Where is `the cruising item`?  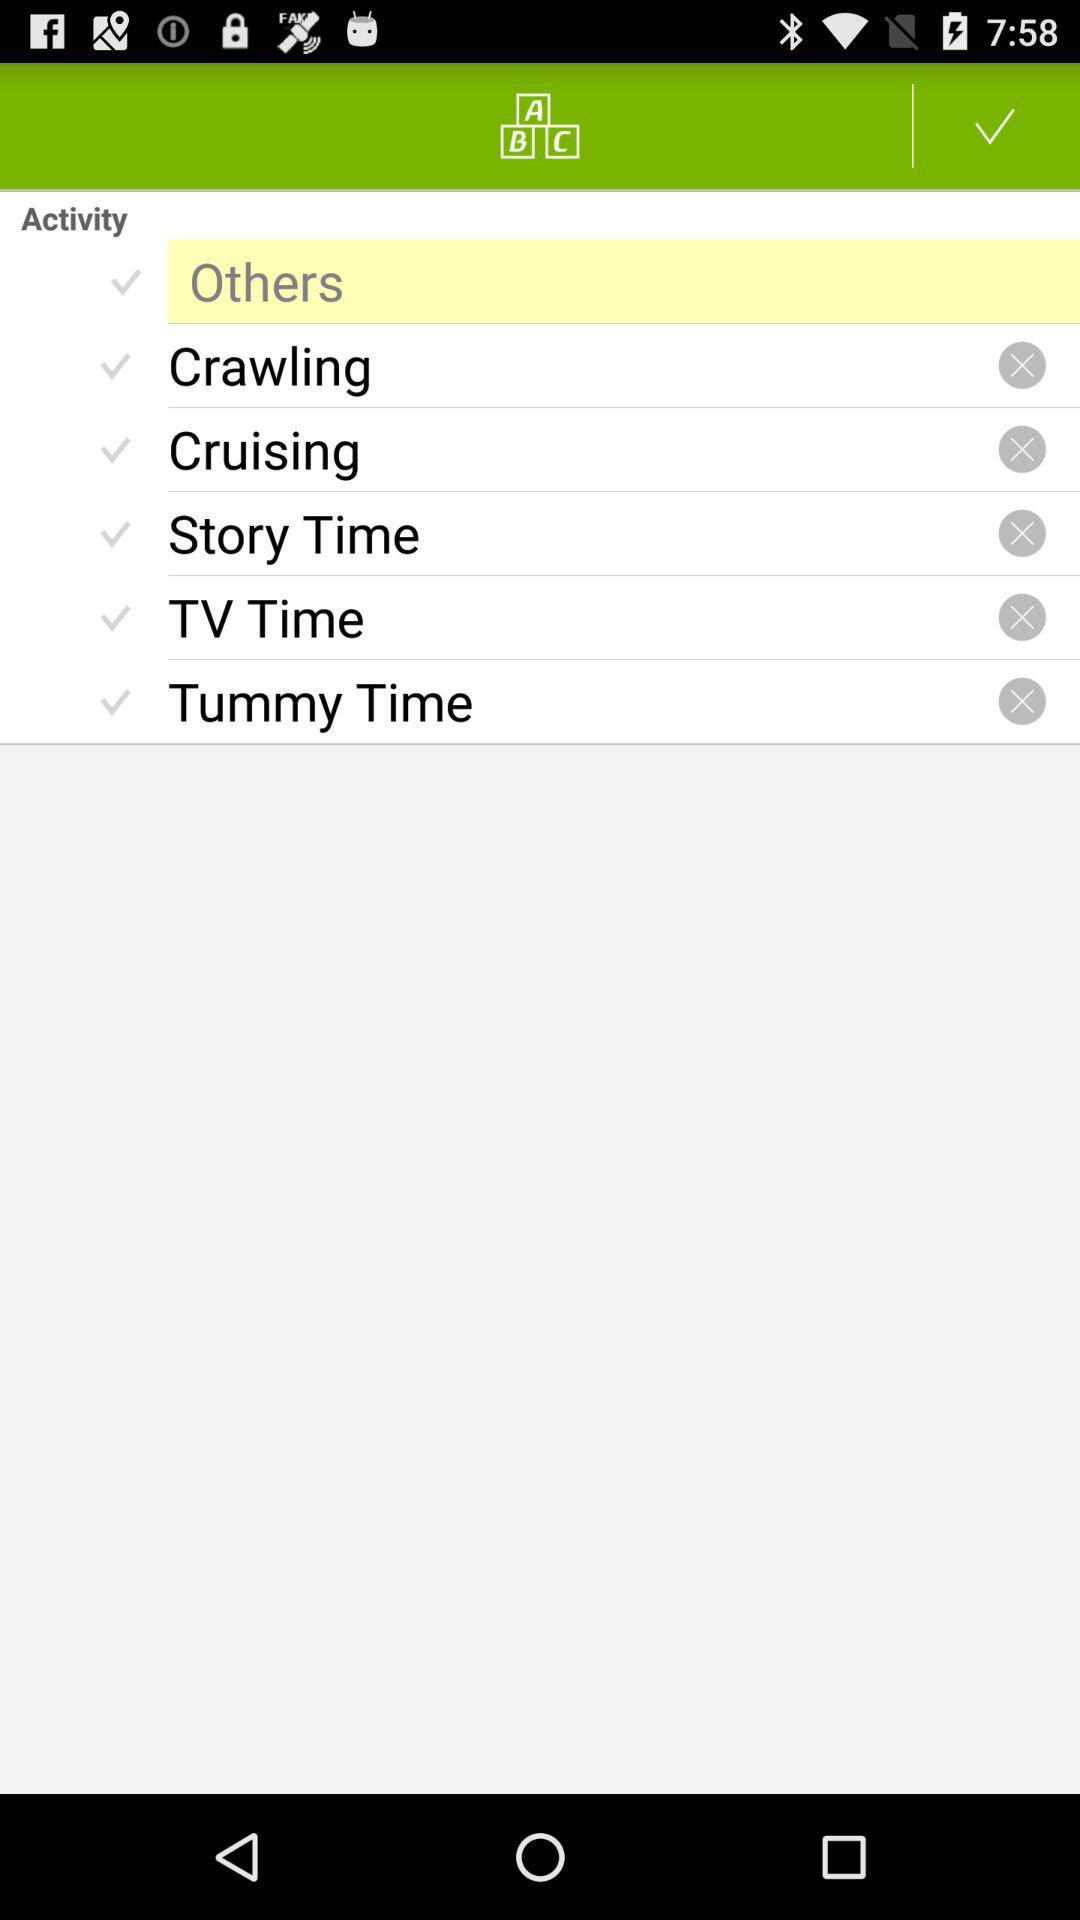
the cruising item is located at coordinates (582, 448).